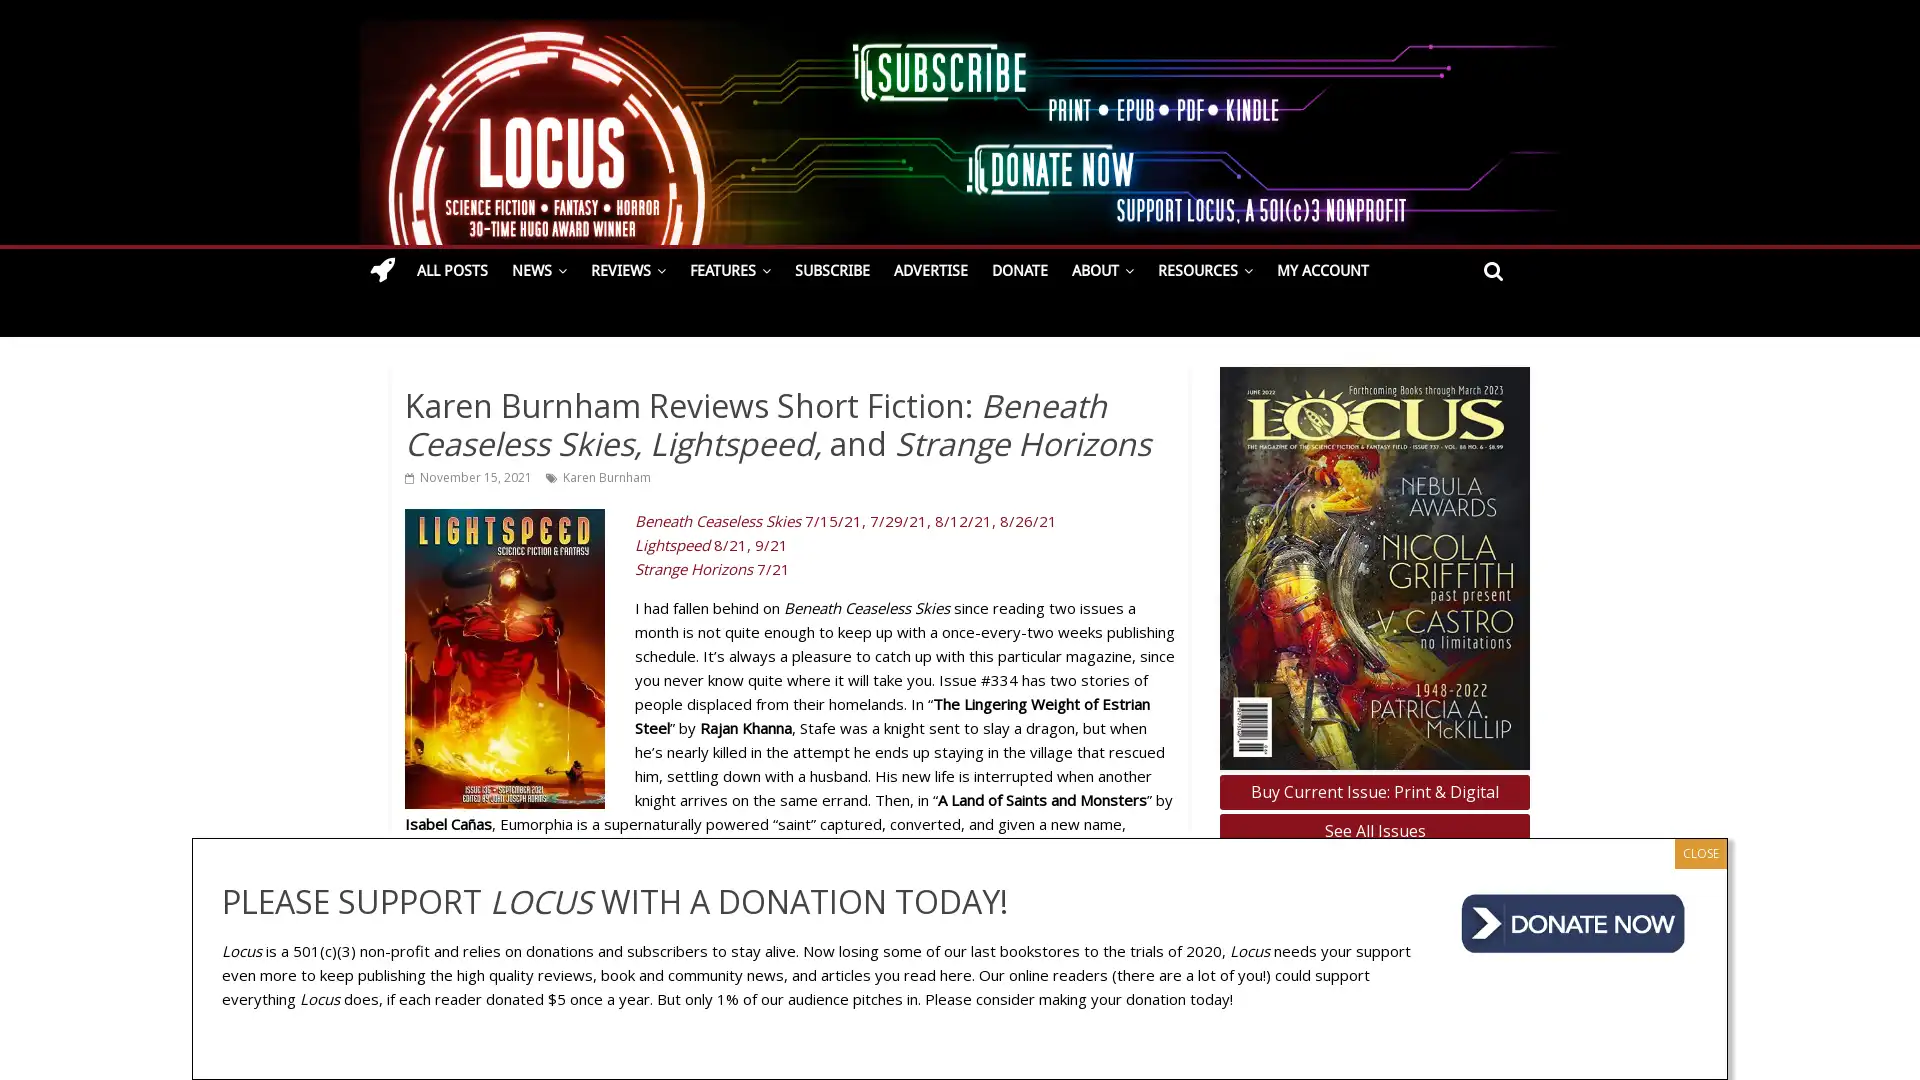  Describe the element at coordinates (1373, 831) in the screenshot. I see `See All Issues` at that location.